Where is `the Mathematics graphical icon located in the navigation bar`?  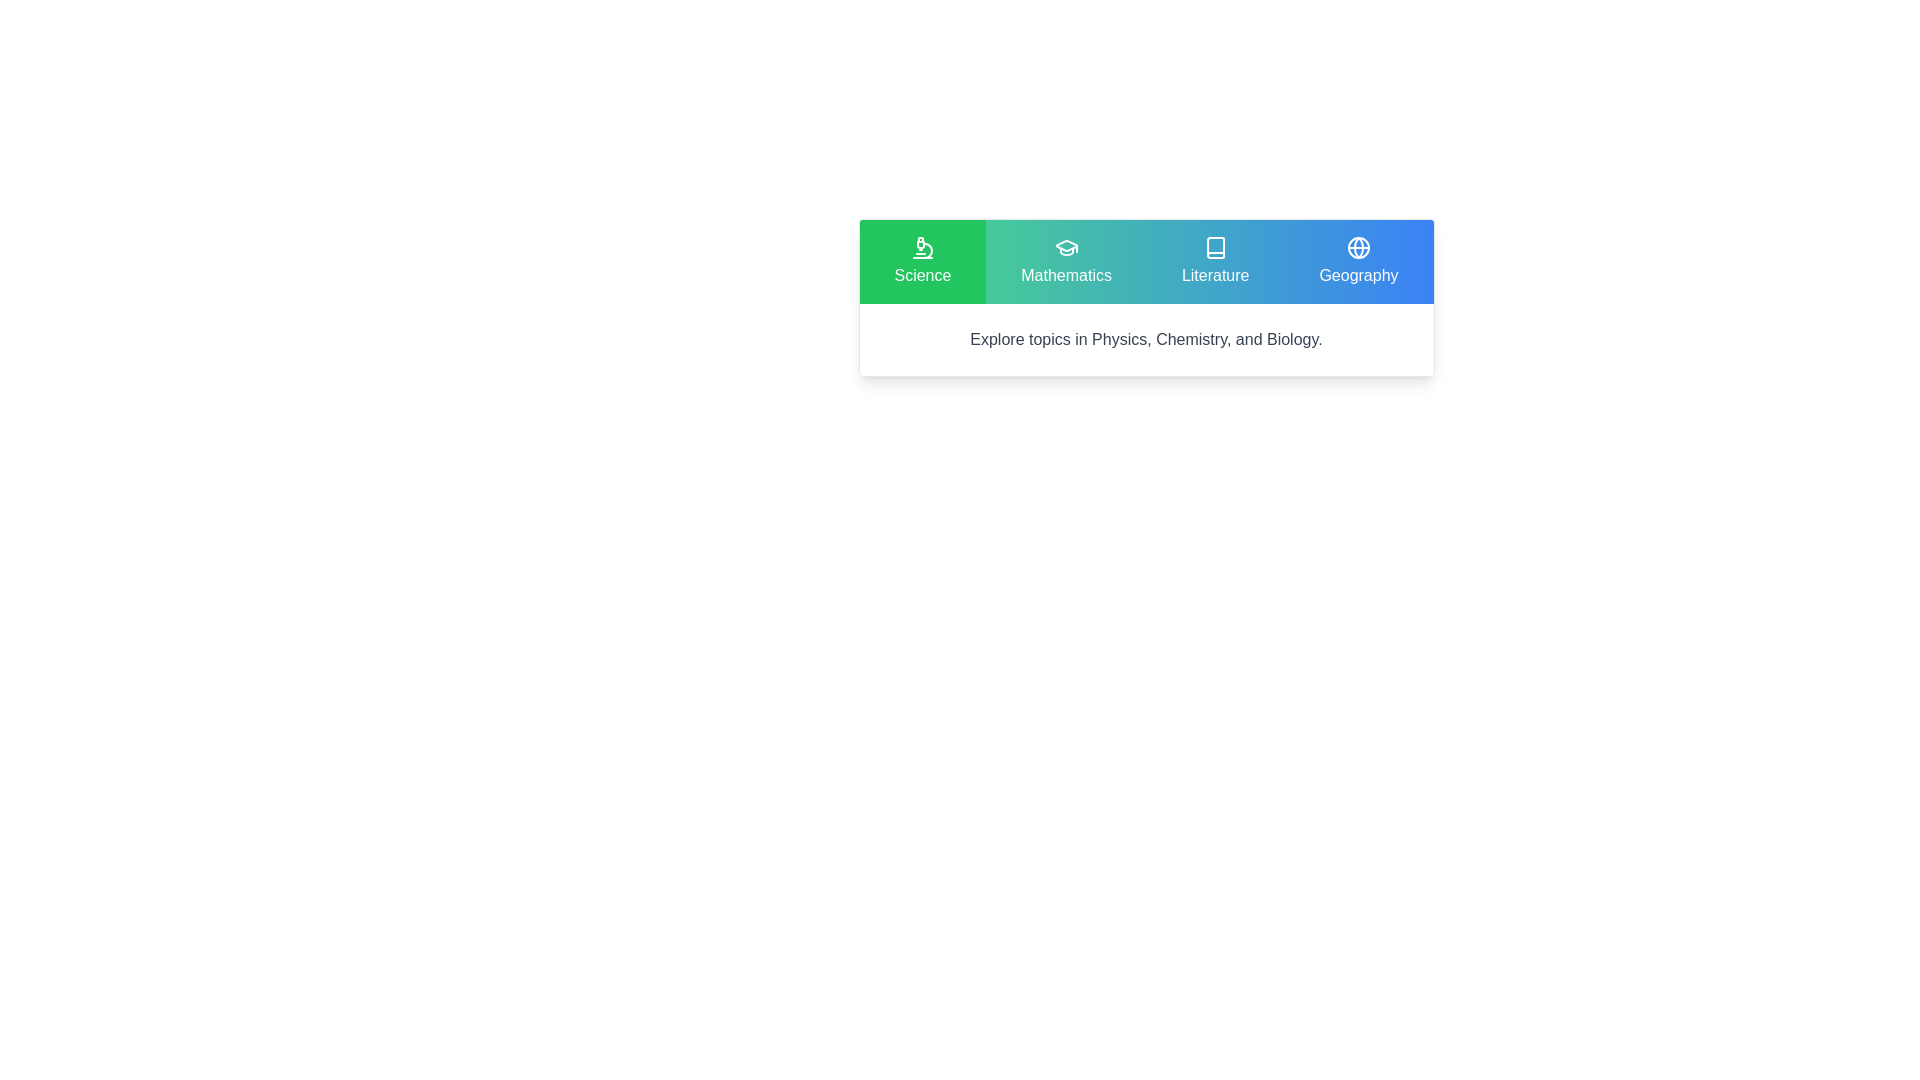
the Mathematics graphical icon located in the navigation bar is located at coordinates (1065, 246).